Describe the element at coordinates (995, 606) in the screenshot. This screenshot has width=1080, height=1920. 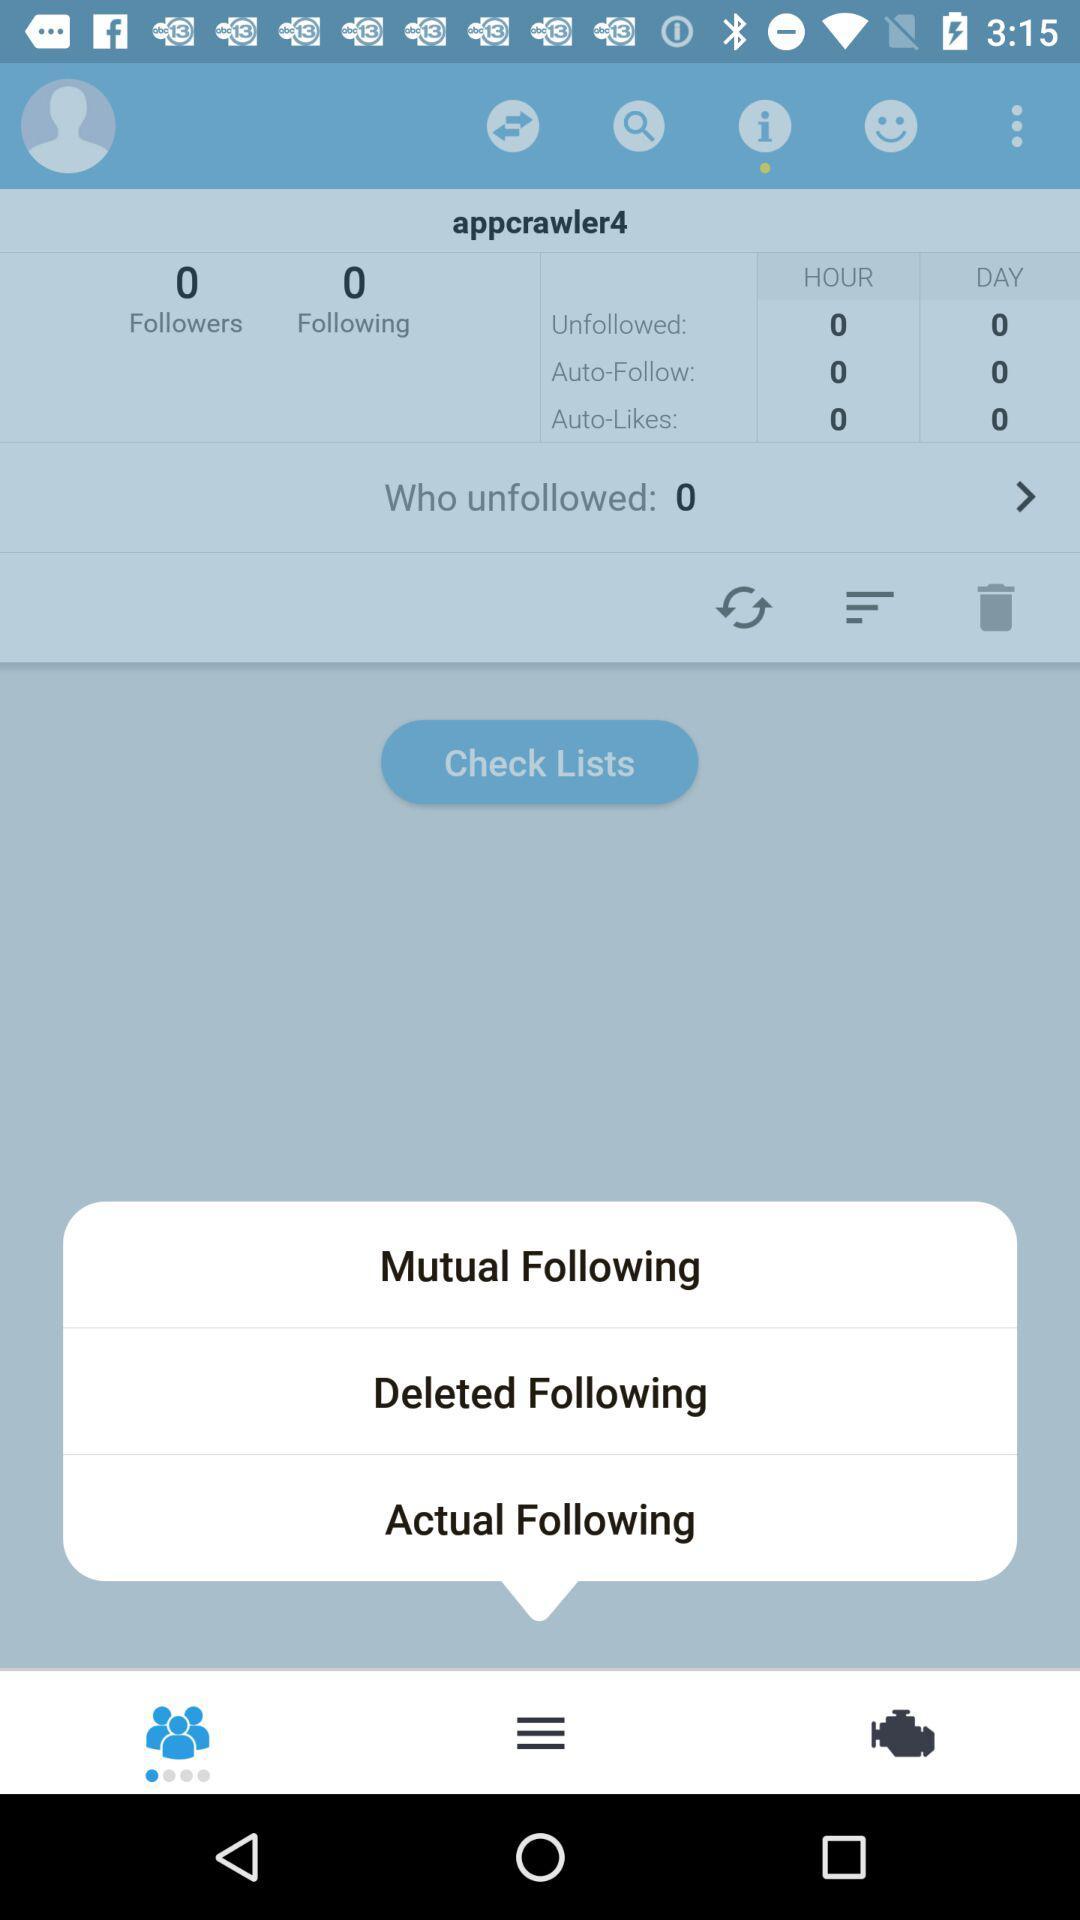
I see `delete appcrawler4` at that location.